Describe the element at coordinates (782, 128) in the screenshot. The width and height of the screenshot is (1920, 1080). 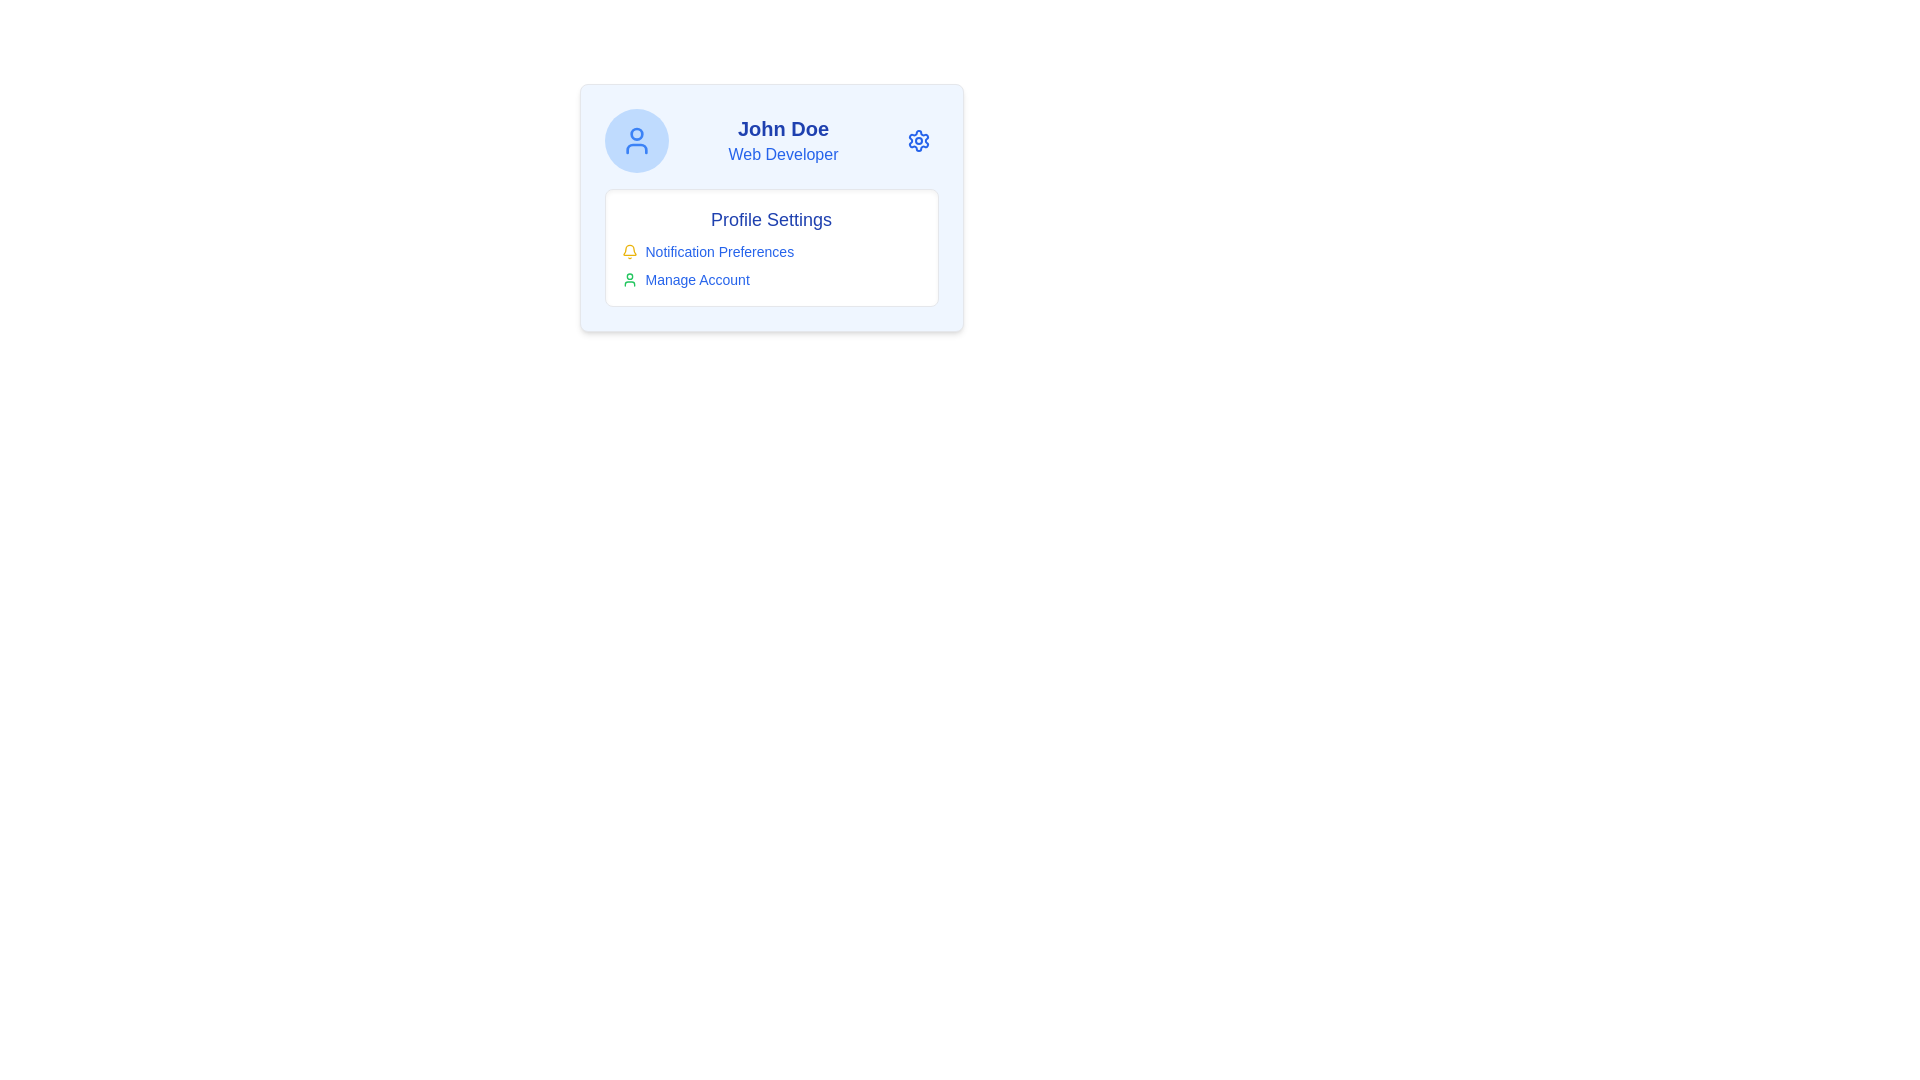
I see `text content of the bold blue text label displaying 'John Doe', which is positioned at the top of the UI card above the smaller text label 'Web Developer'` at that location.